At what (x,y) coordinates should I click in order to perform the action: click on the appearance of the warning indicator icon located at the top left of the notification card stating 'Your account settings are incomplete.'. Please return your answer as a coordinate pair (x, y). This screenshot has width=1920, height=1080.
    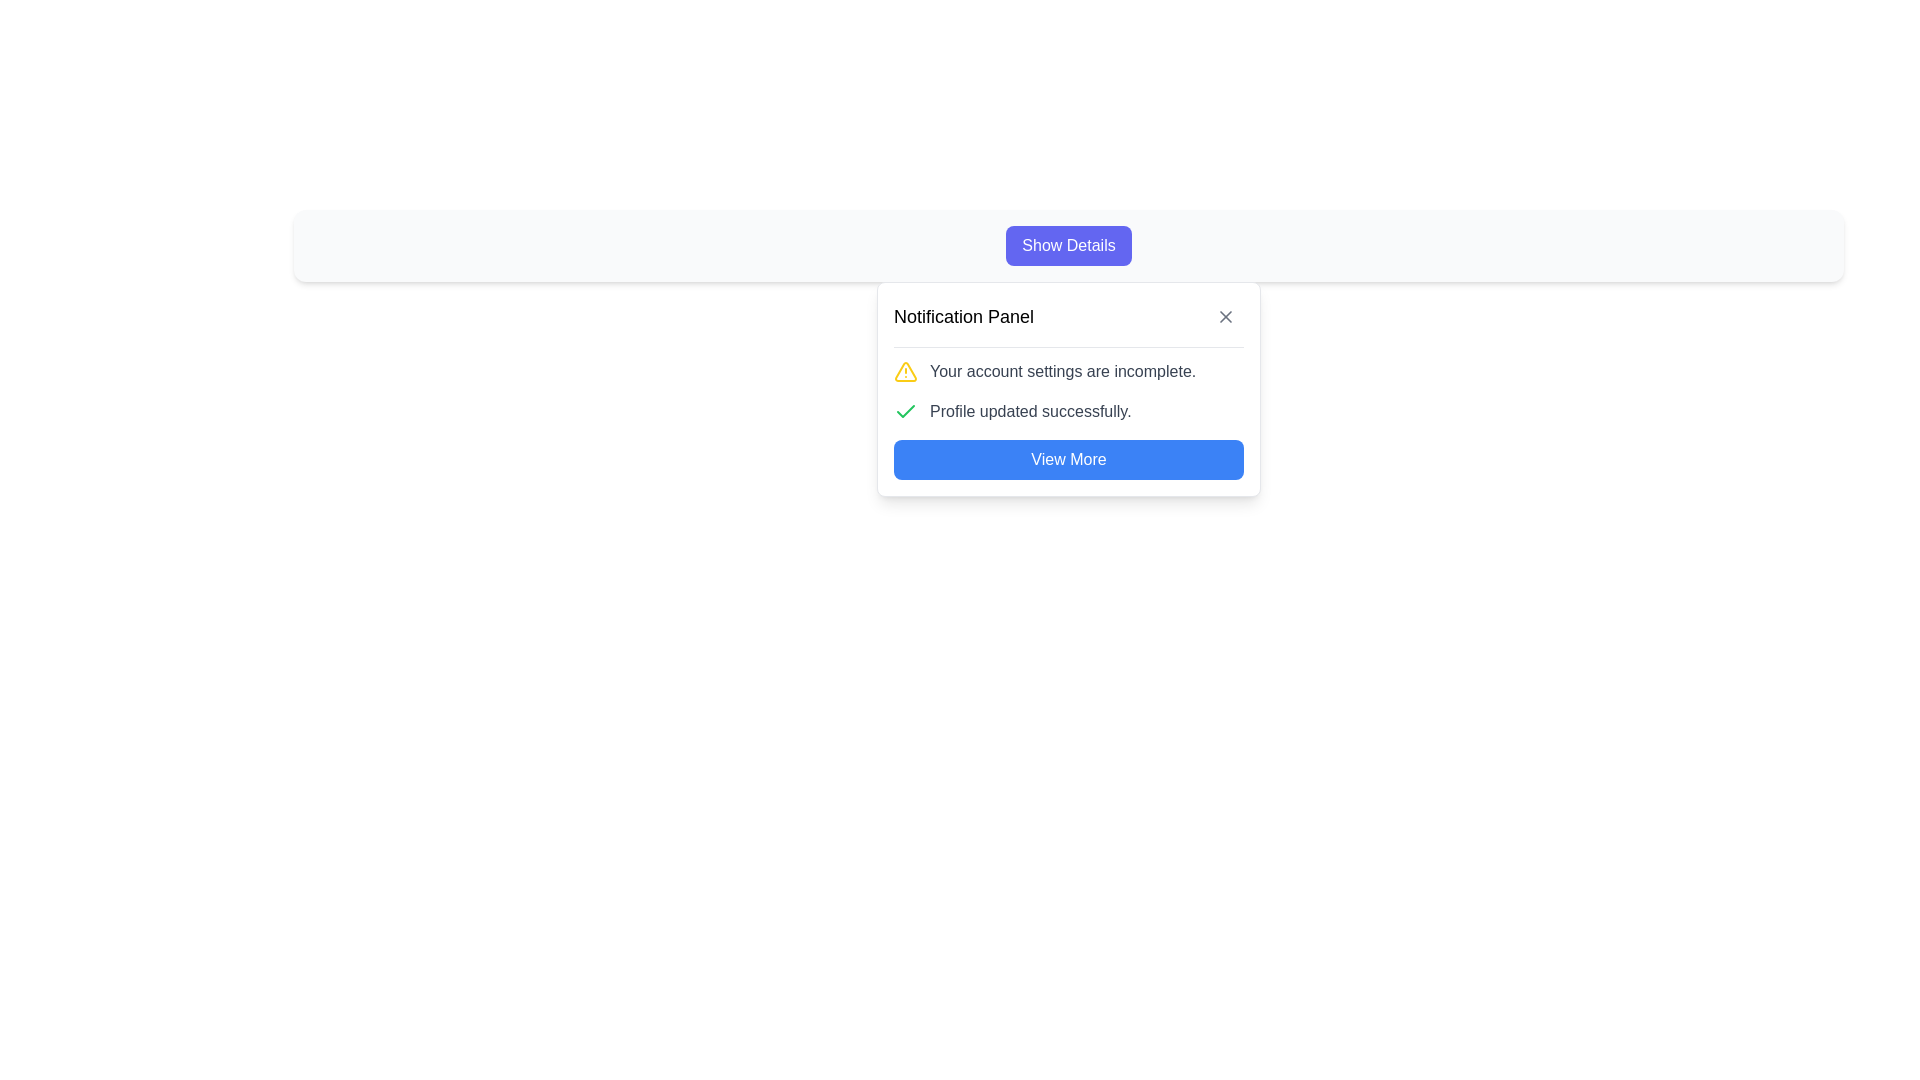
    Looking at the image, I should click on (905, 371).